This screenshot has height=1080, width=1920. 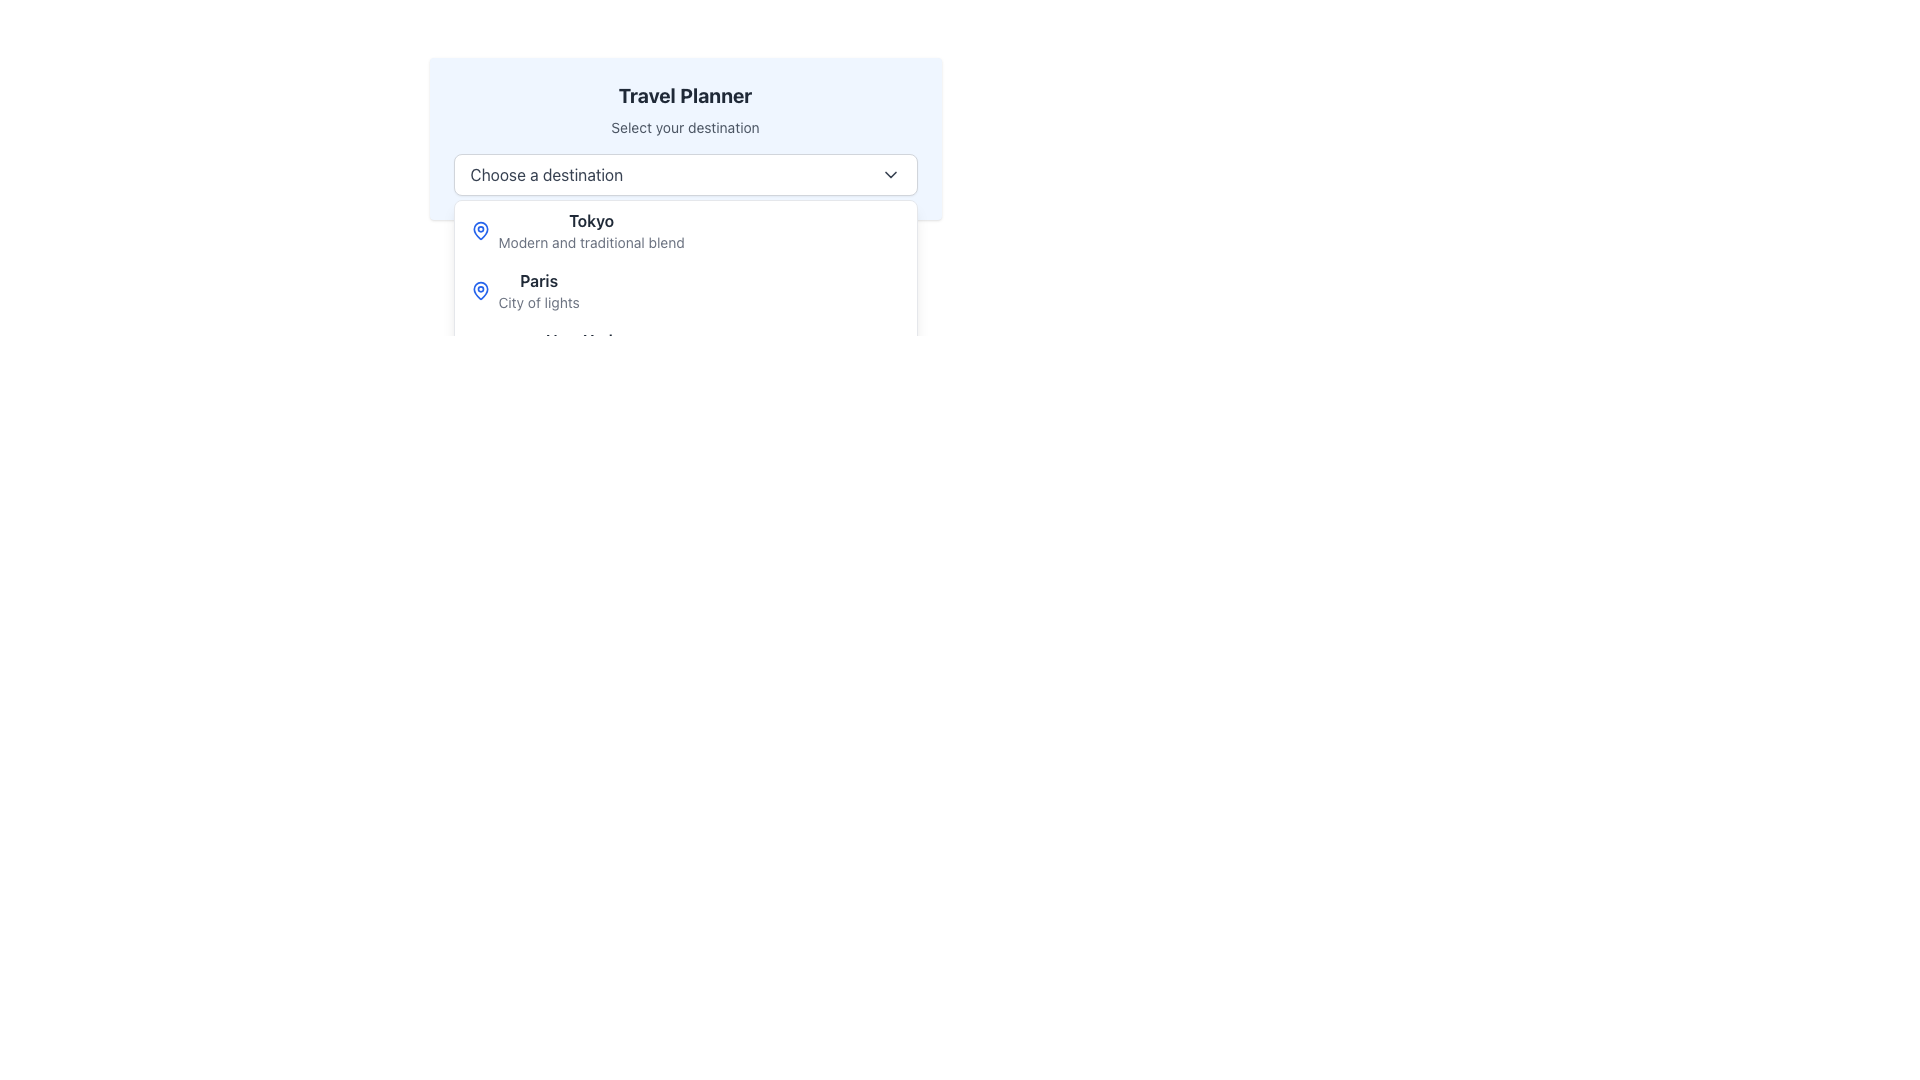 I want to click on the 'Tokyo' menu item in the dropdown under 'Choose a destination', so click(x=685, y=230).